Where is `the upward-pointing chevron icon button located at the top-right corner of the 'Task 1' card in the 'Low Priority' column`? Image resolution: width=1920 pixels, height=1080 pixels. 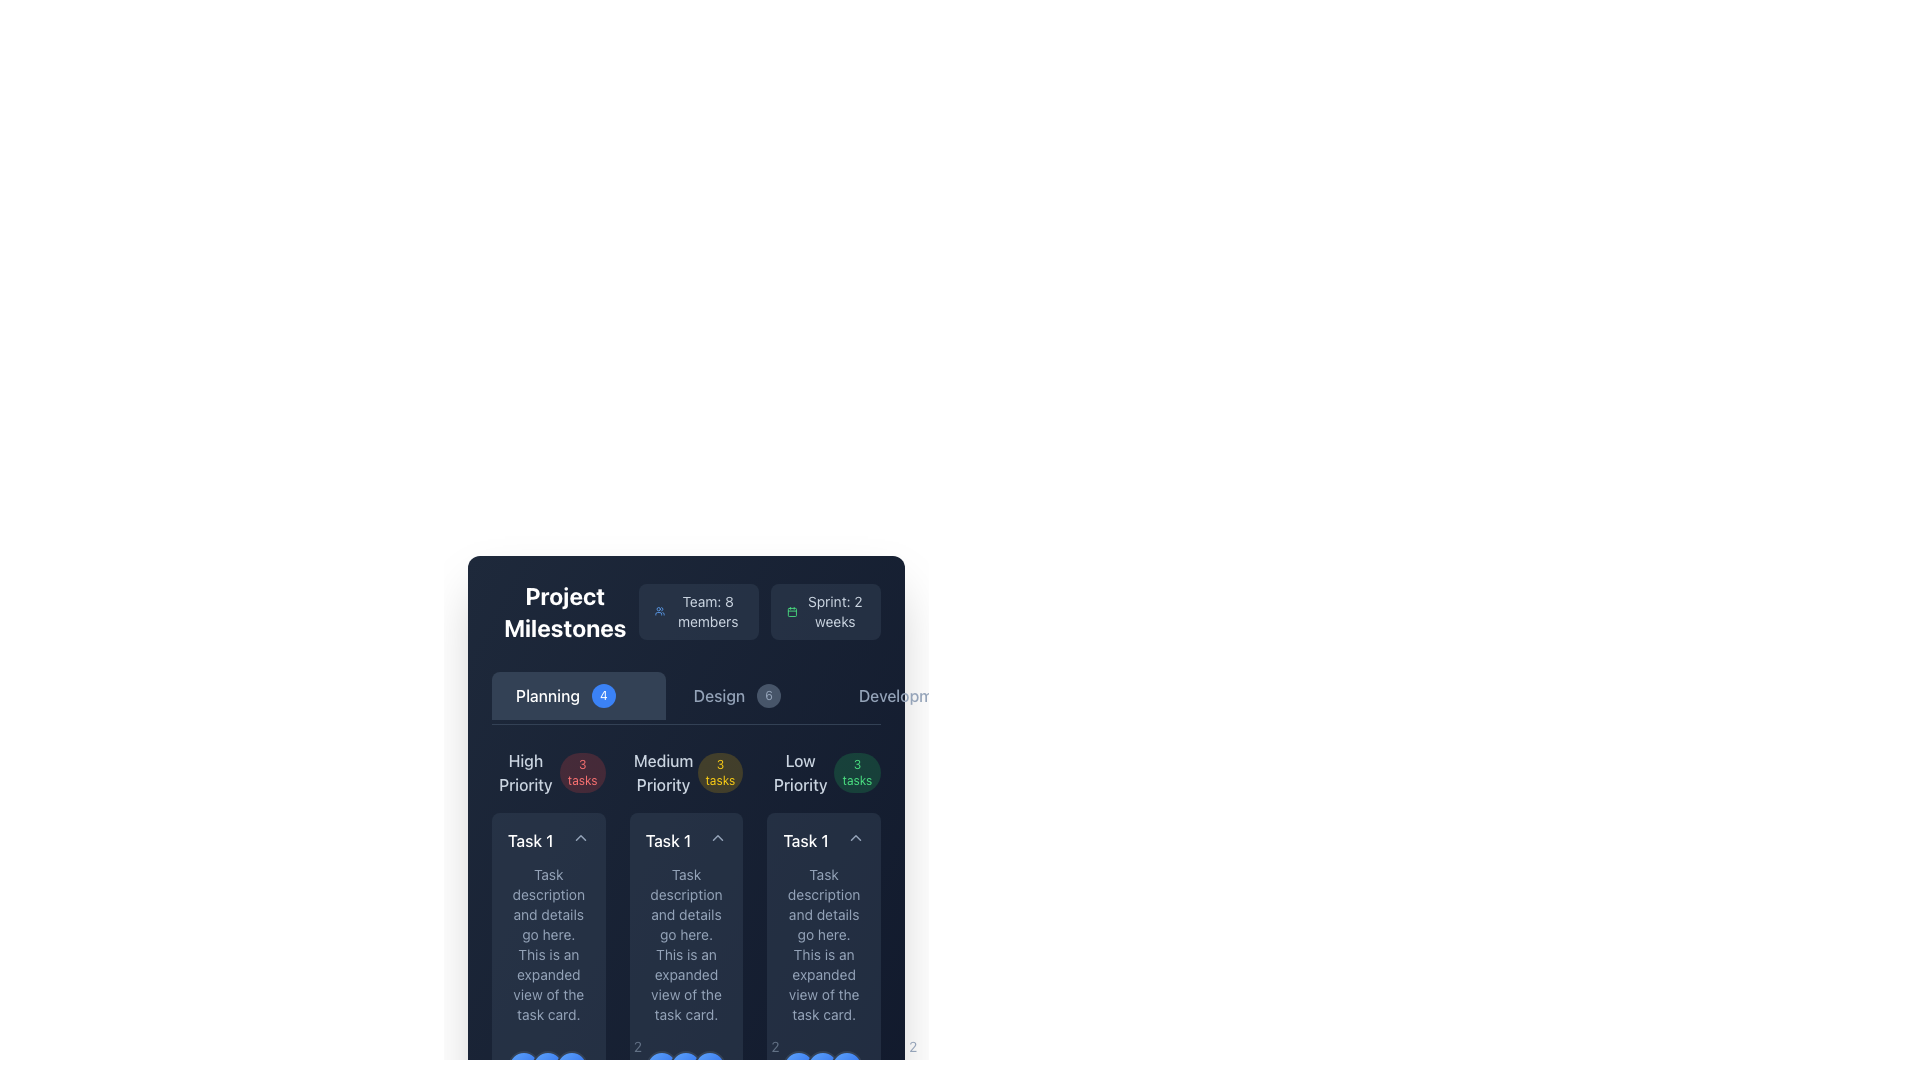 the upward-pointing chevron icon button located at the top-right corner of the 'Task 1' card in the 'Low Priority' column is located at coordinates (855, 837).